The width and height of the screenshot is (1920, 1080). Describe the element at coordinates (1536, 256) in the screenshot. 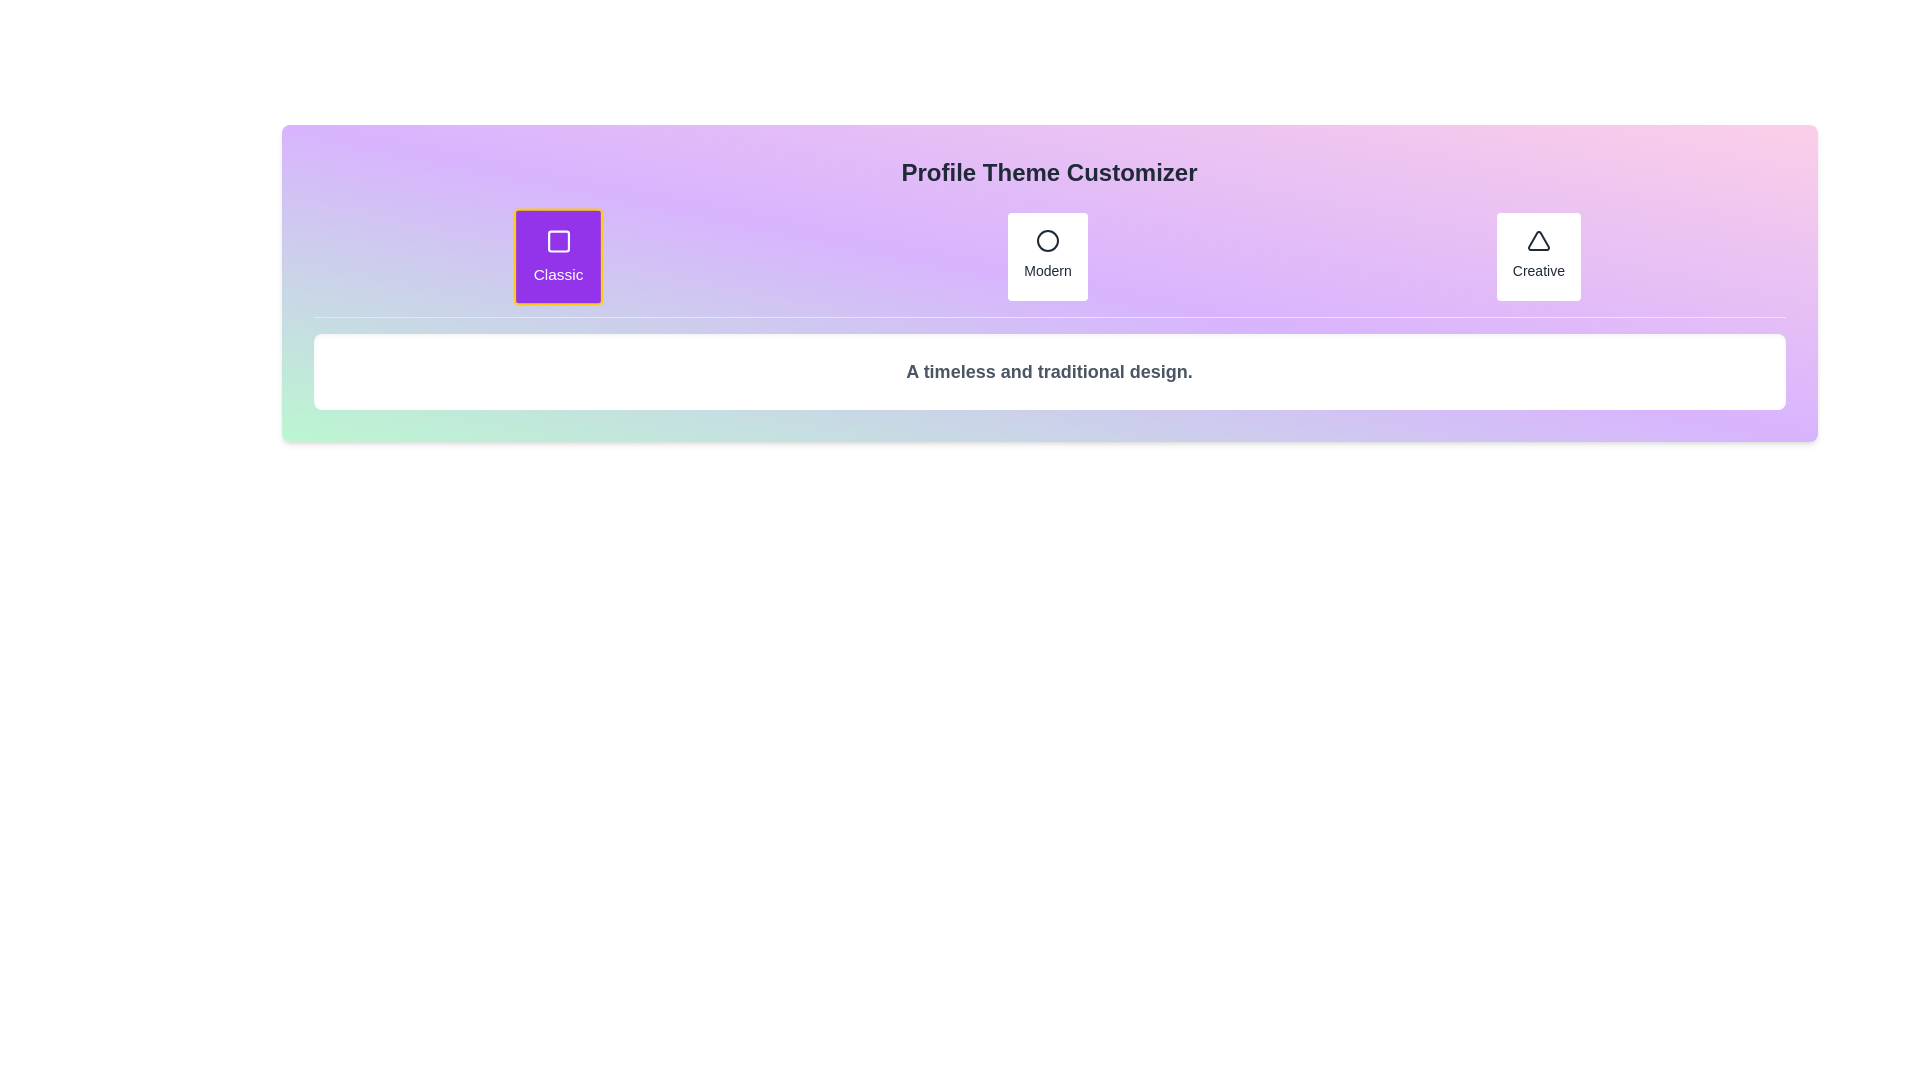

I see `the 'Creative' button, which is the third button in a horizontal row of three, featuring a white background, gray text, and a minimalist triangle icon above the text` at that location.